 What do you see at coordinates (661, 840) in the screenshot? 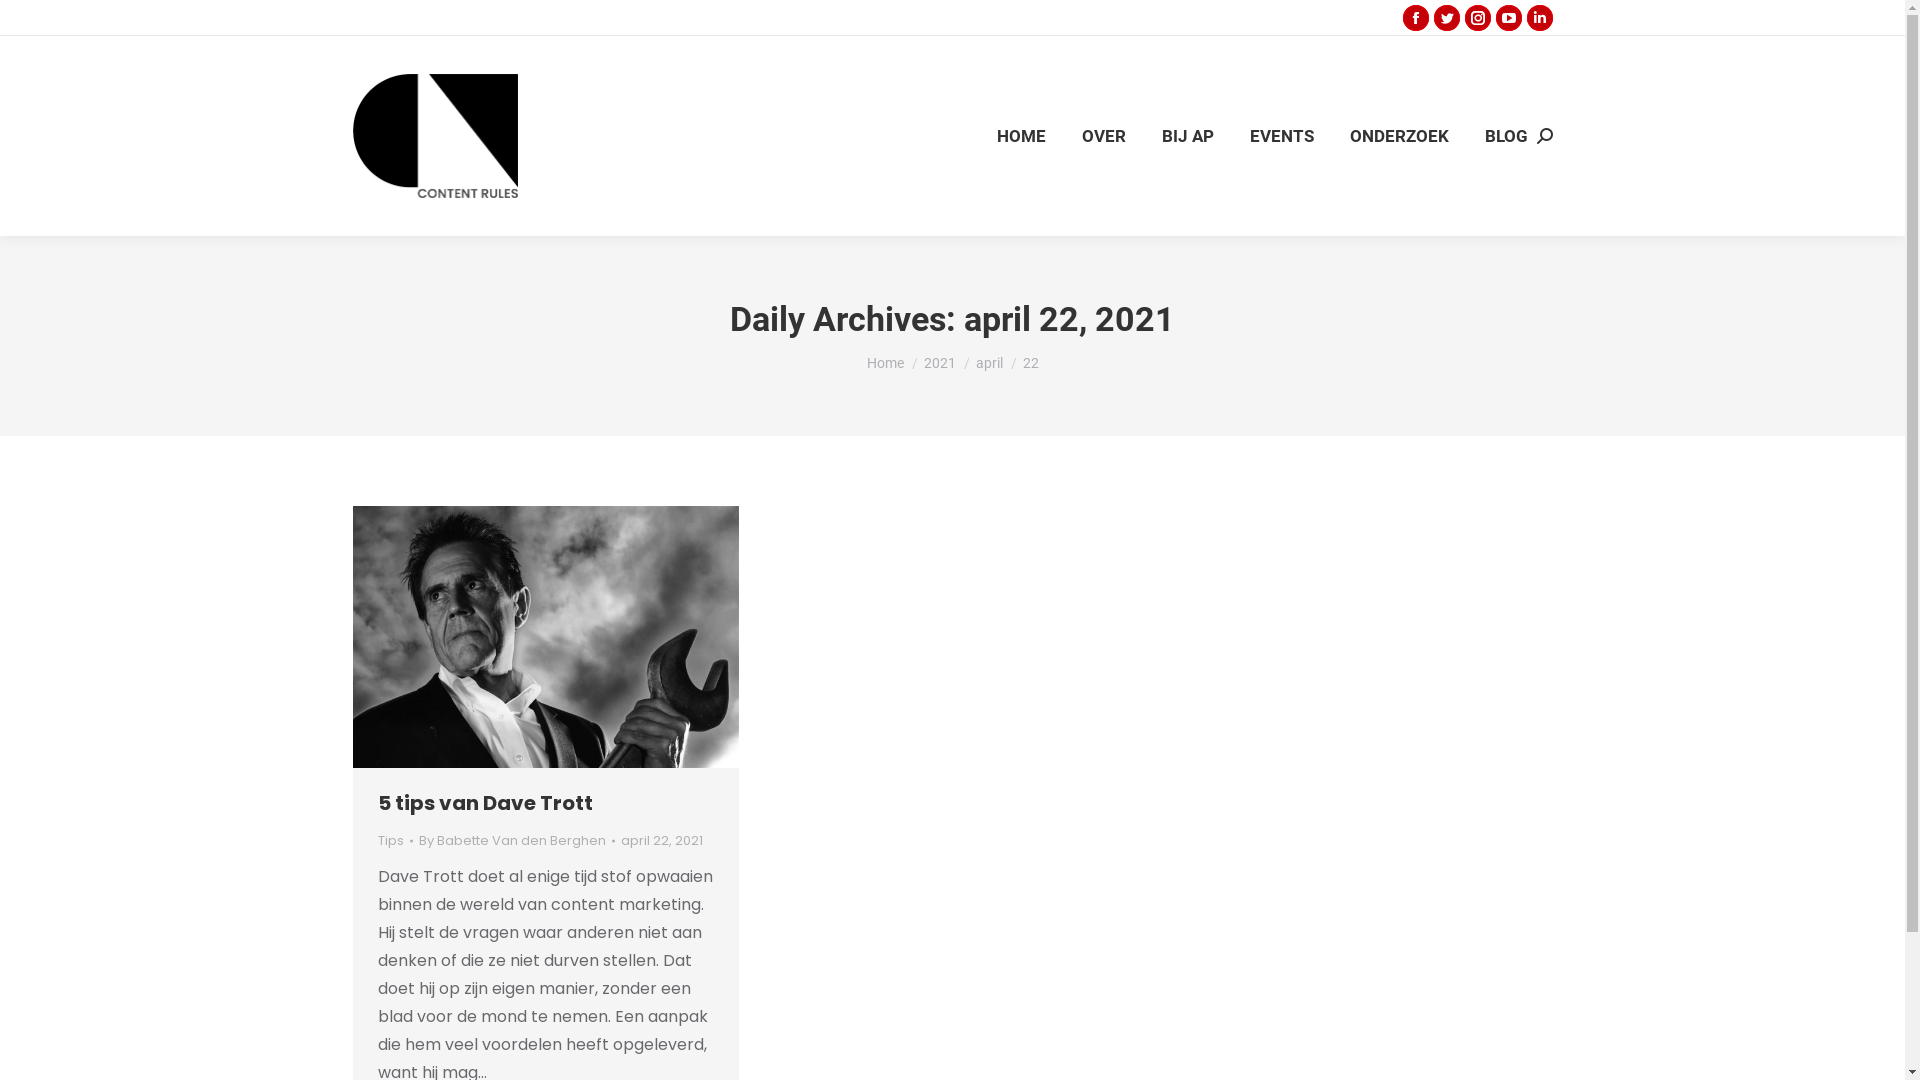
I see `'april 22, 2021'` at bounding box center [661, 840].